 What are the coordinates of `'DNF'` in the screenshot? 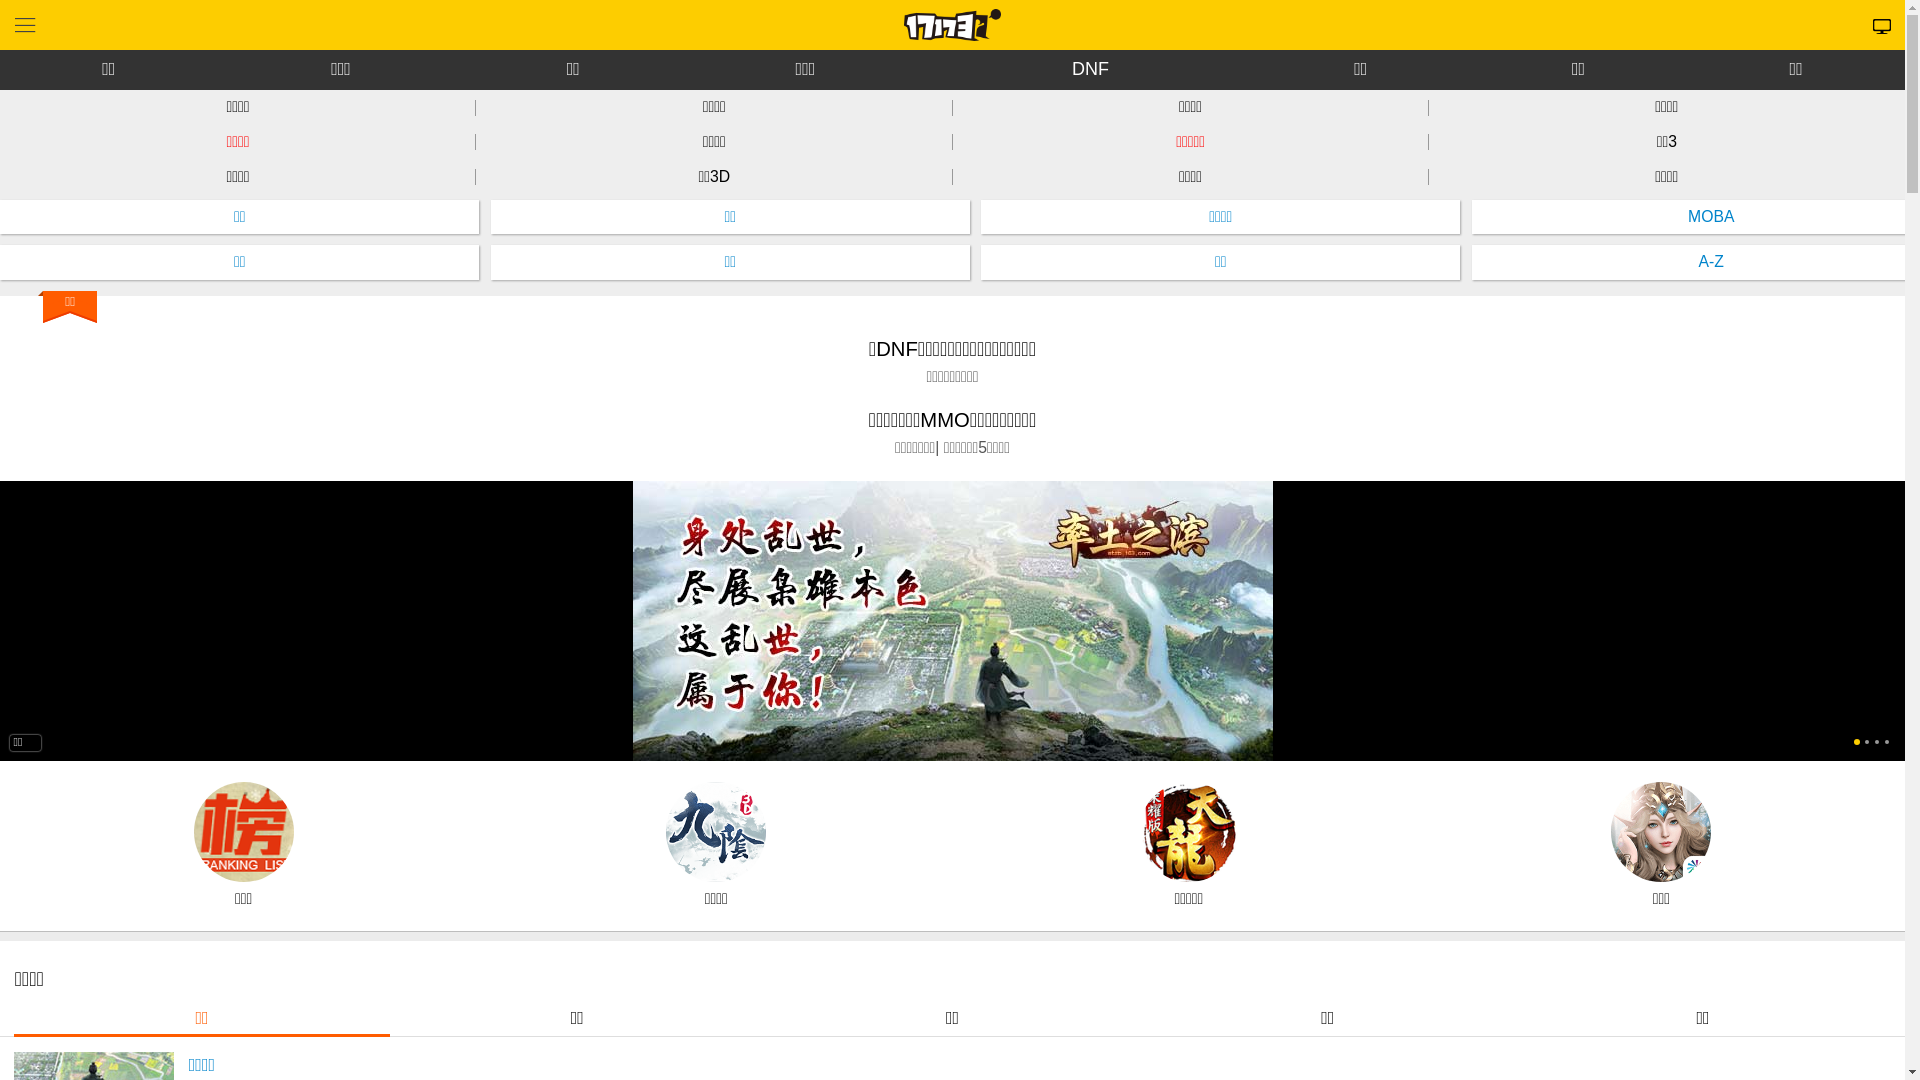 It's located at (1089, 68).